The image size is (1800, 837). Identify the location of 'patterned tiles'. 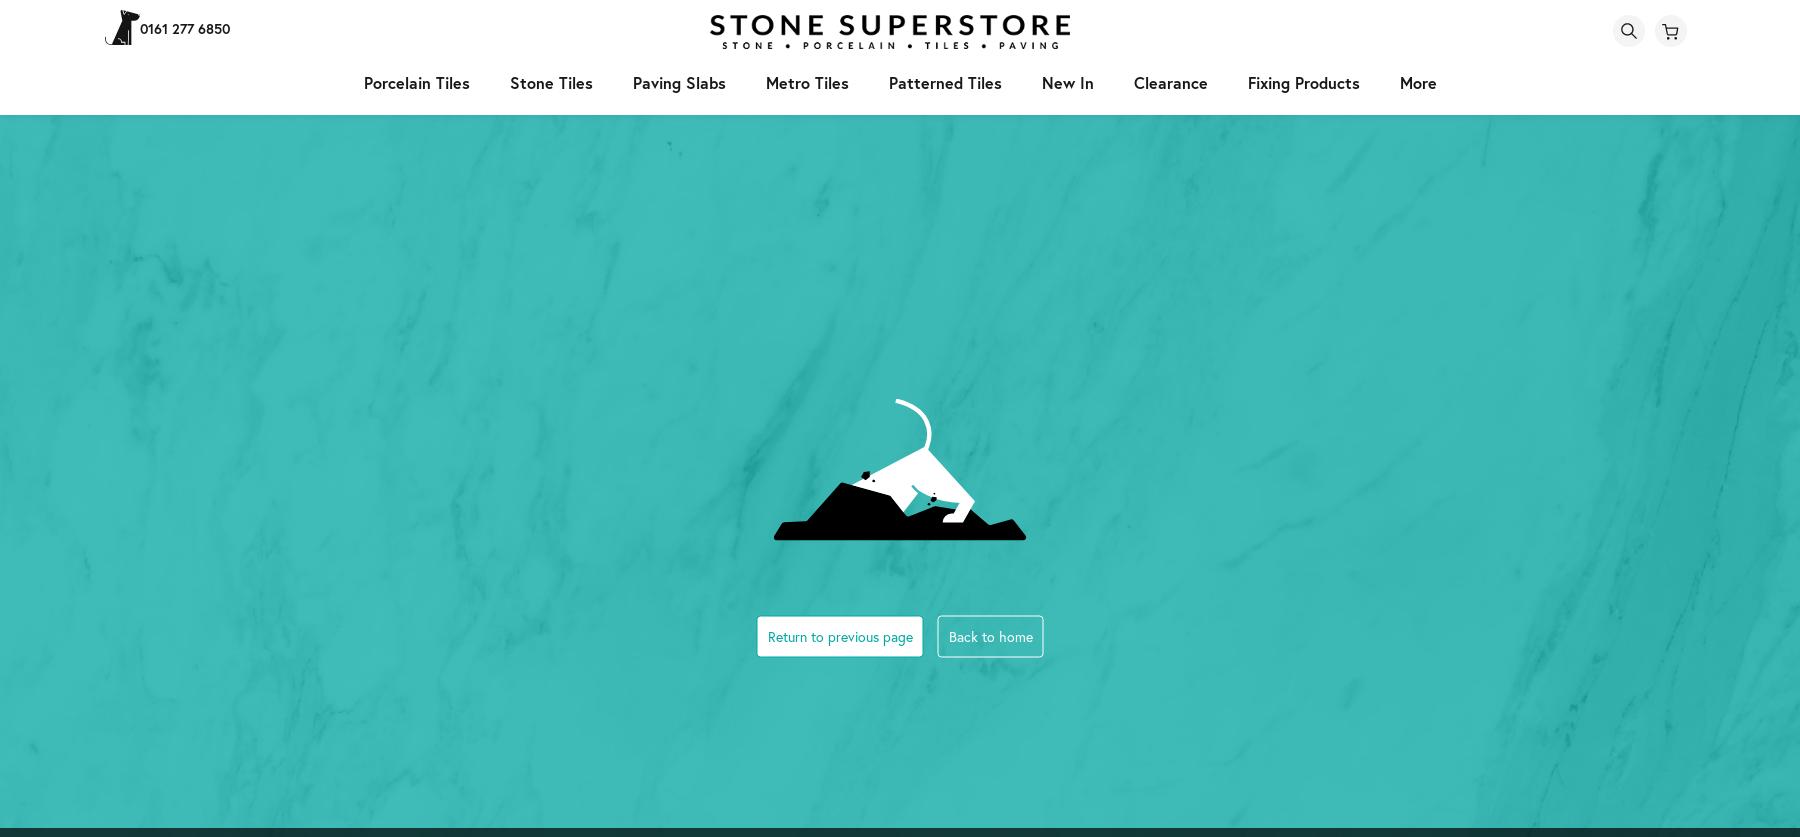
(943, 82).